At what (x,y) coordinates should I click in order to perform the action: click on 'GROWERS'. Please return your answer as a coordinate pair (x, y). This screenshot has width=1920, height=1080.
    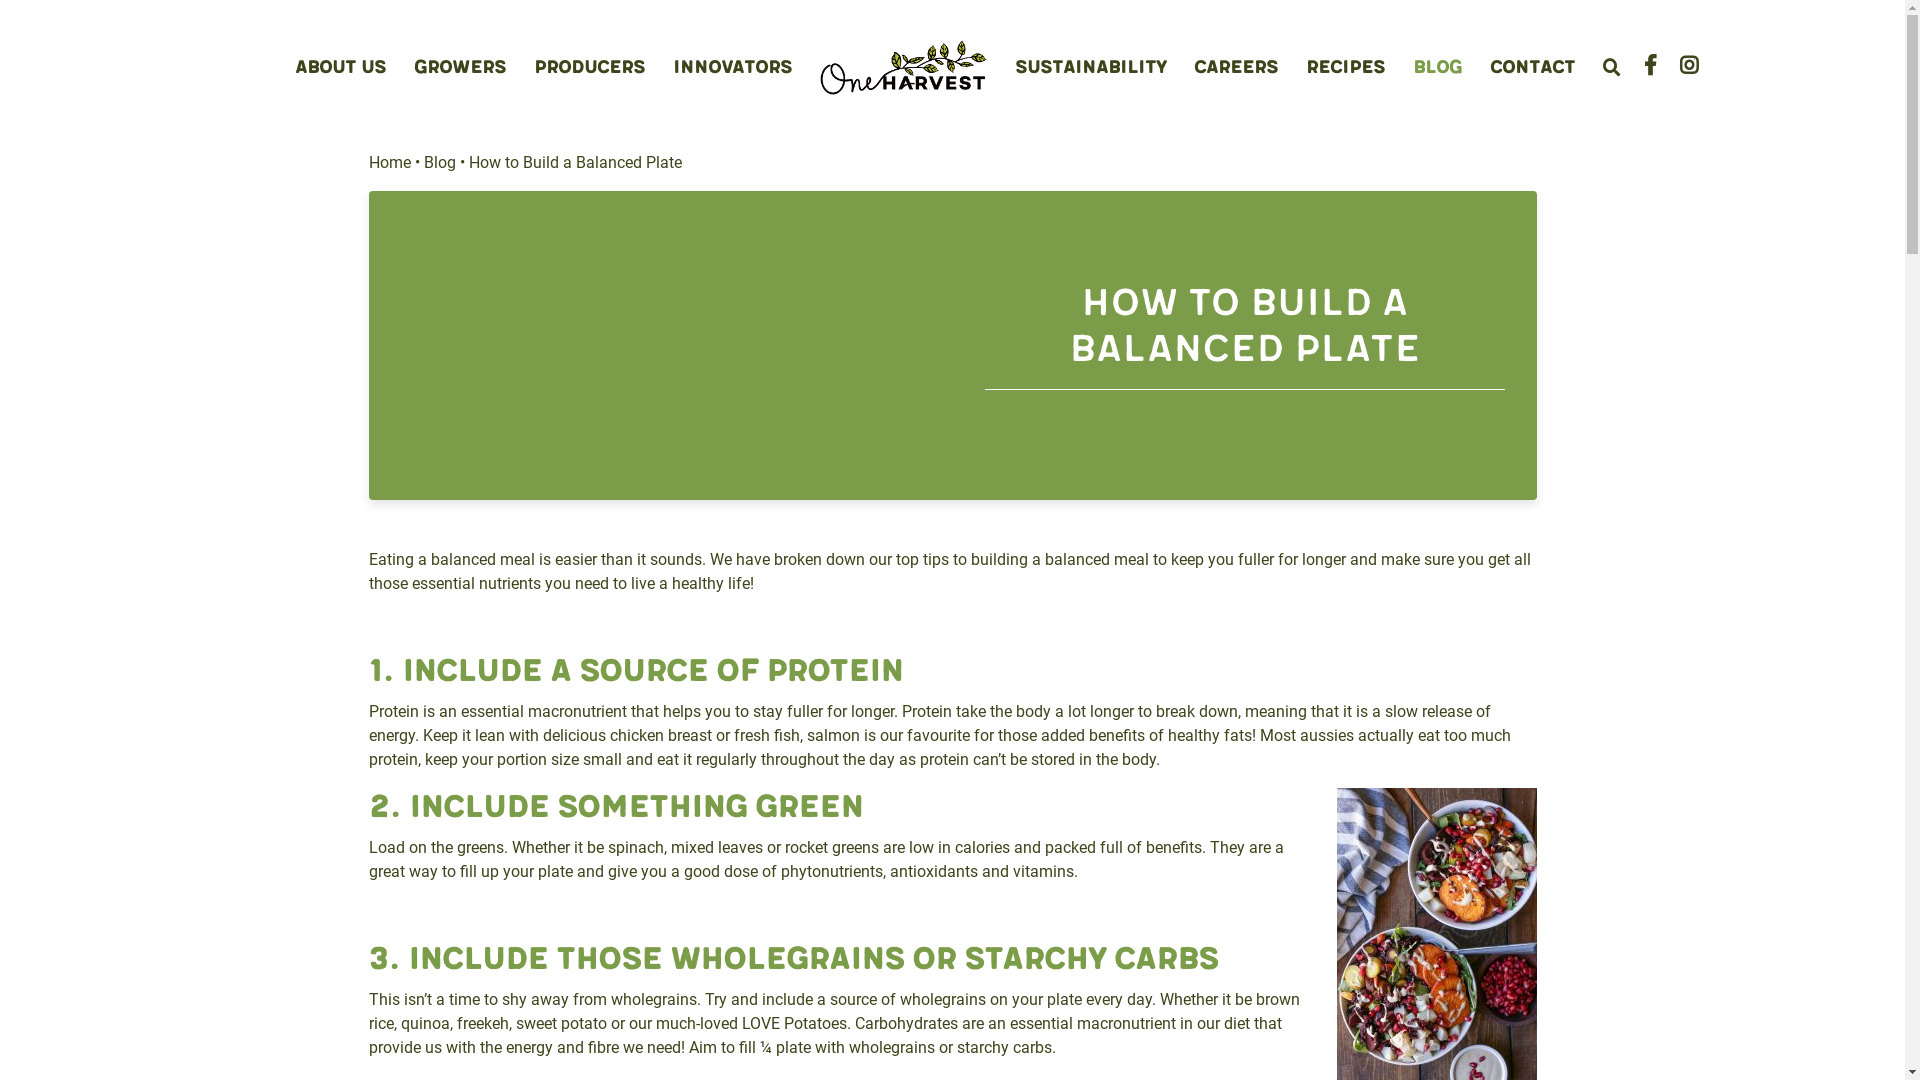
    Looking at the image, I should click on (459, 66).